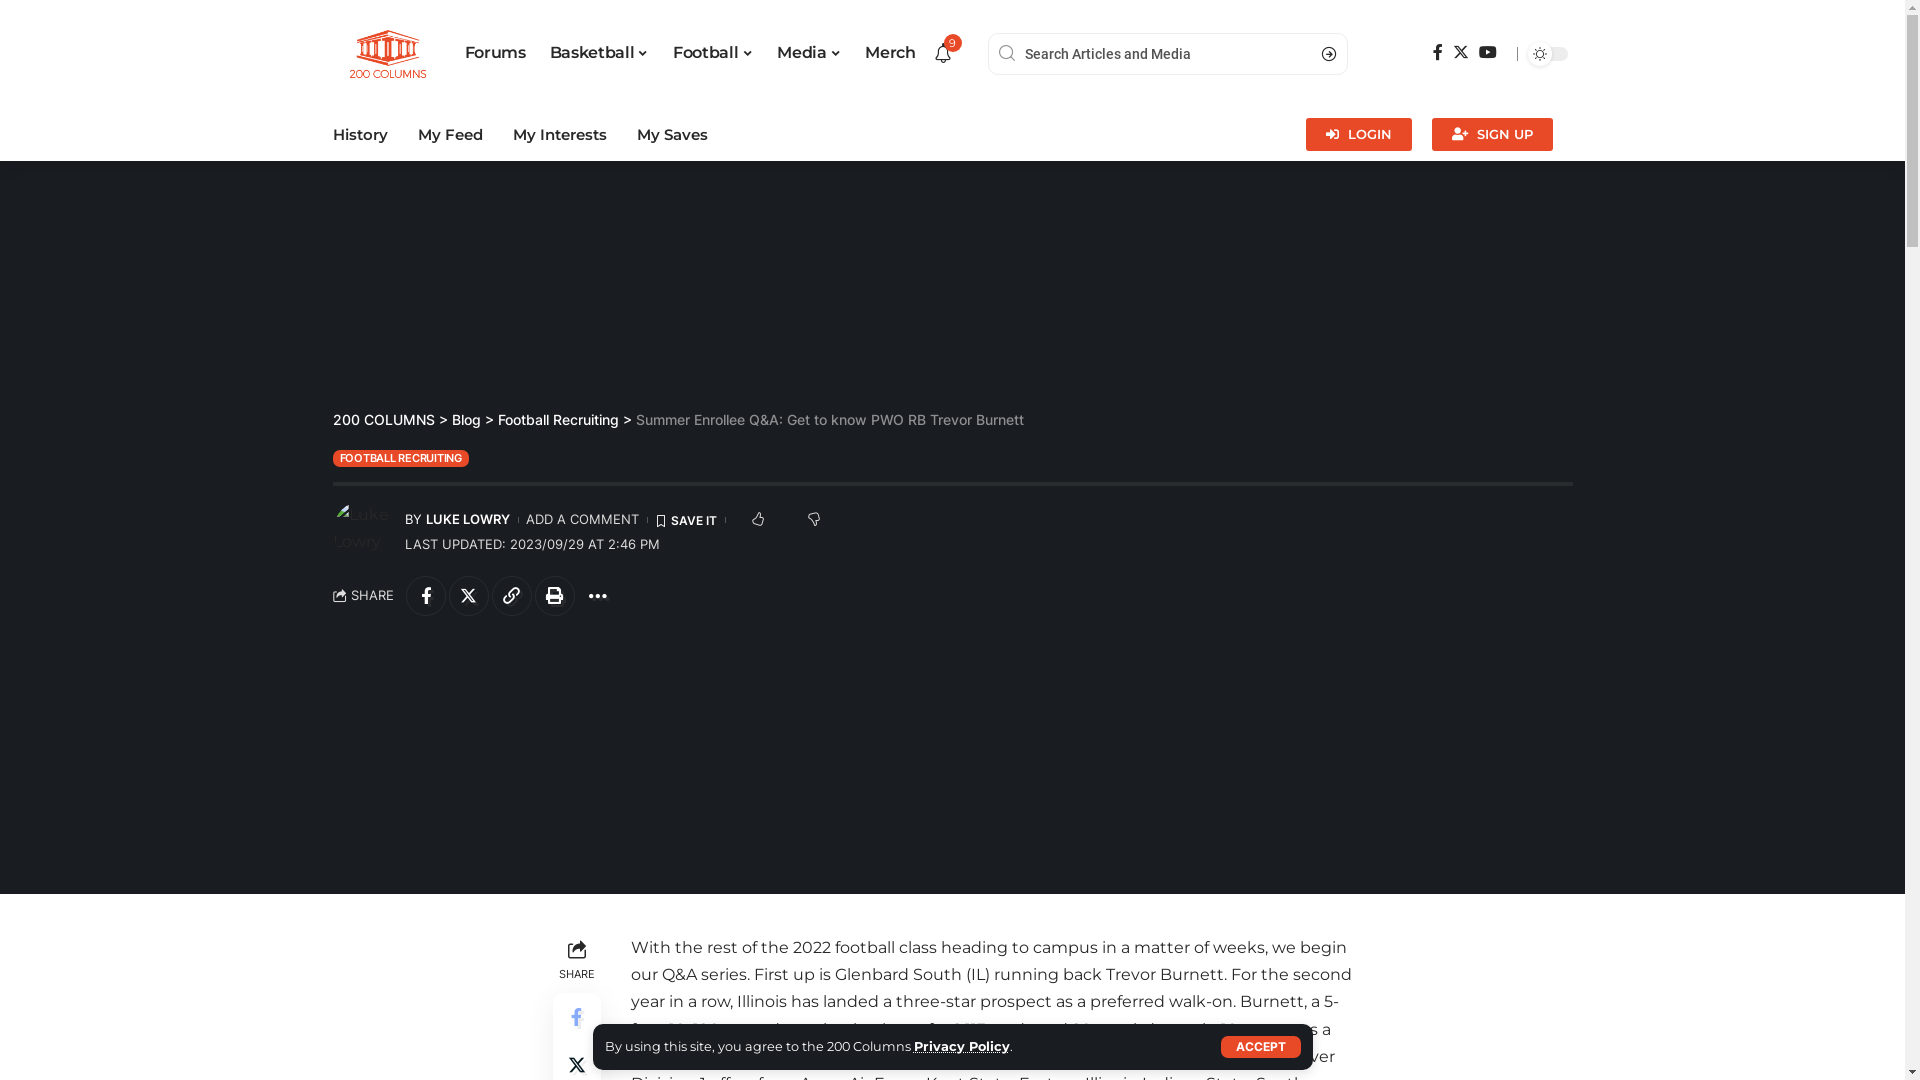 Image resolution: width=1920 pixels, height=1080 pixels. Describe the element at coordinates (1321, 53) in the screenshot. I see `'Search'` at that location.